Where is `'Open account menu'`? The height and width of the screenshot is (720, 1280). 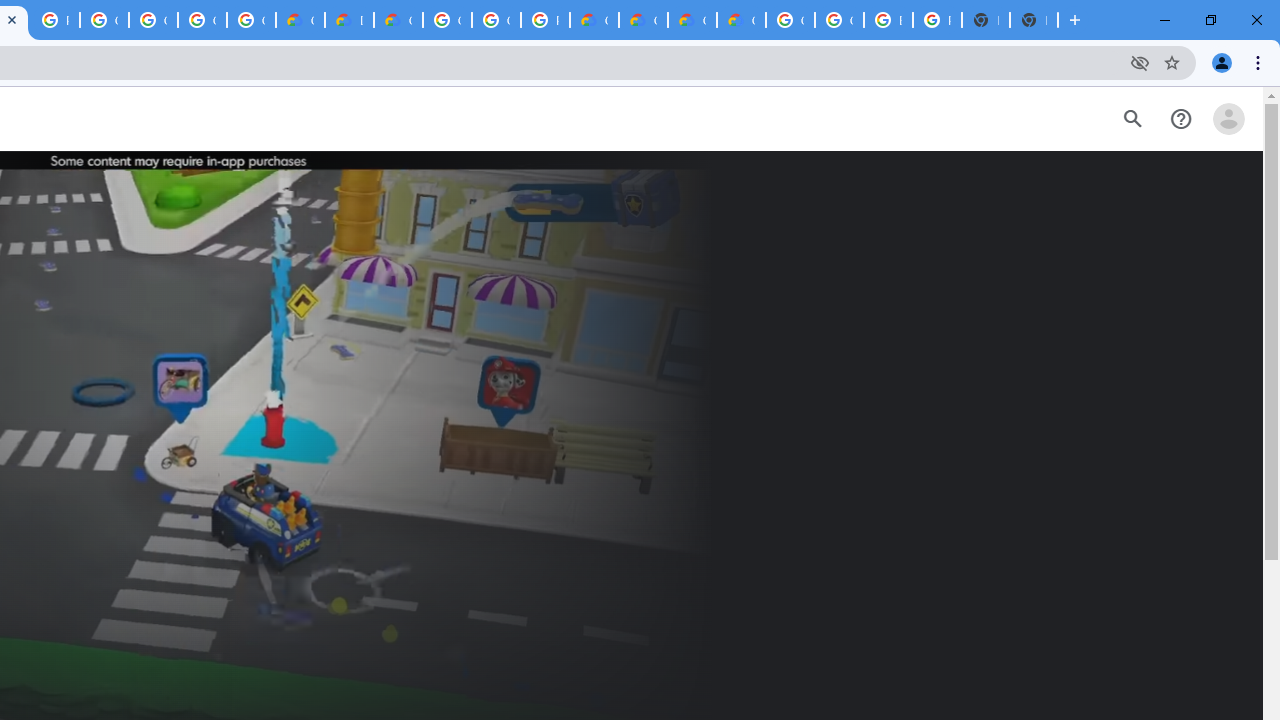 'Open account menu' is located at coordinates (1227, 119).